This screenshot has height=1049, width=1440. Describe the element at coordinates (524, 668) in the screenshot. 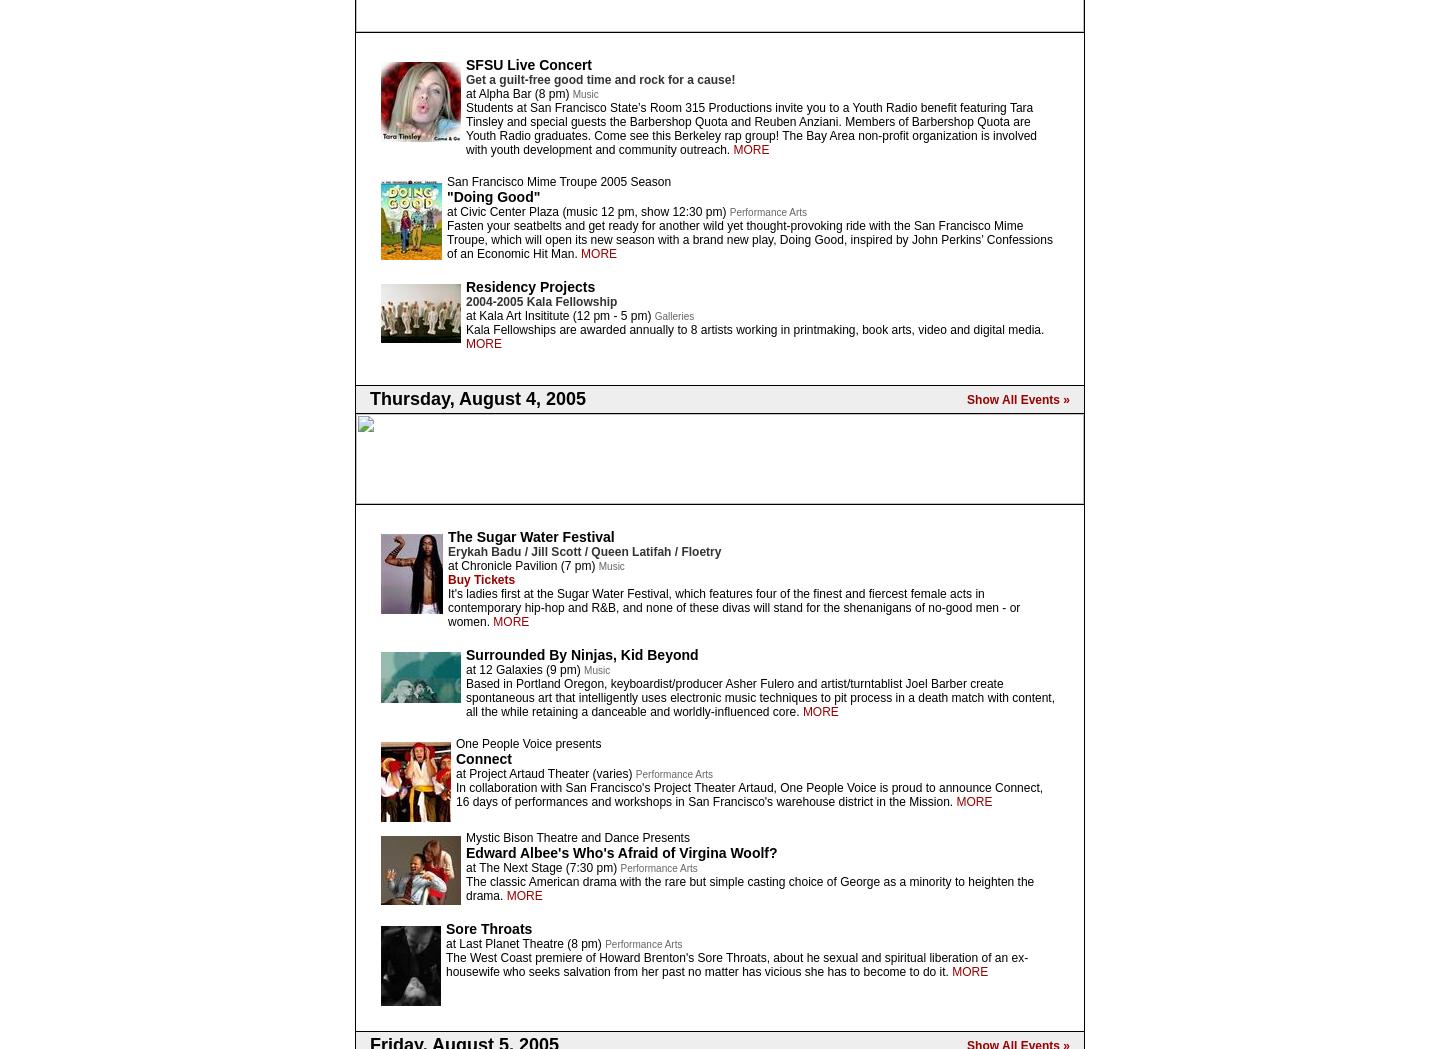

I see `'at 12 Galaxies (9 pm)'` at that location.